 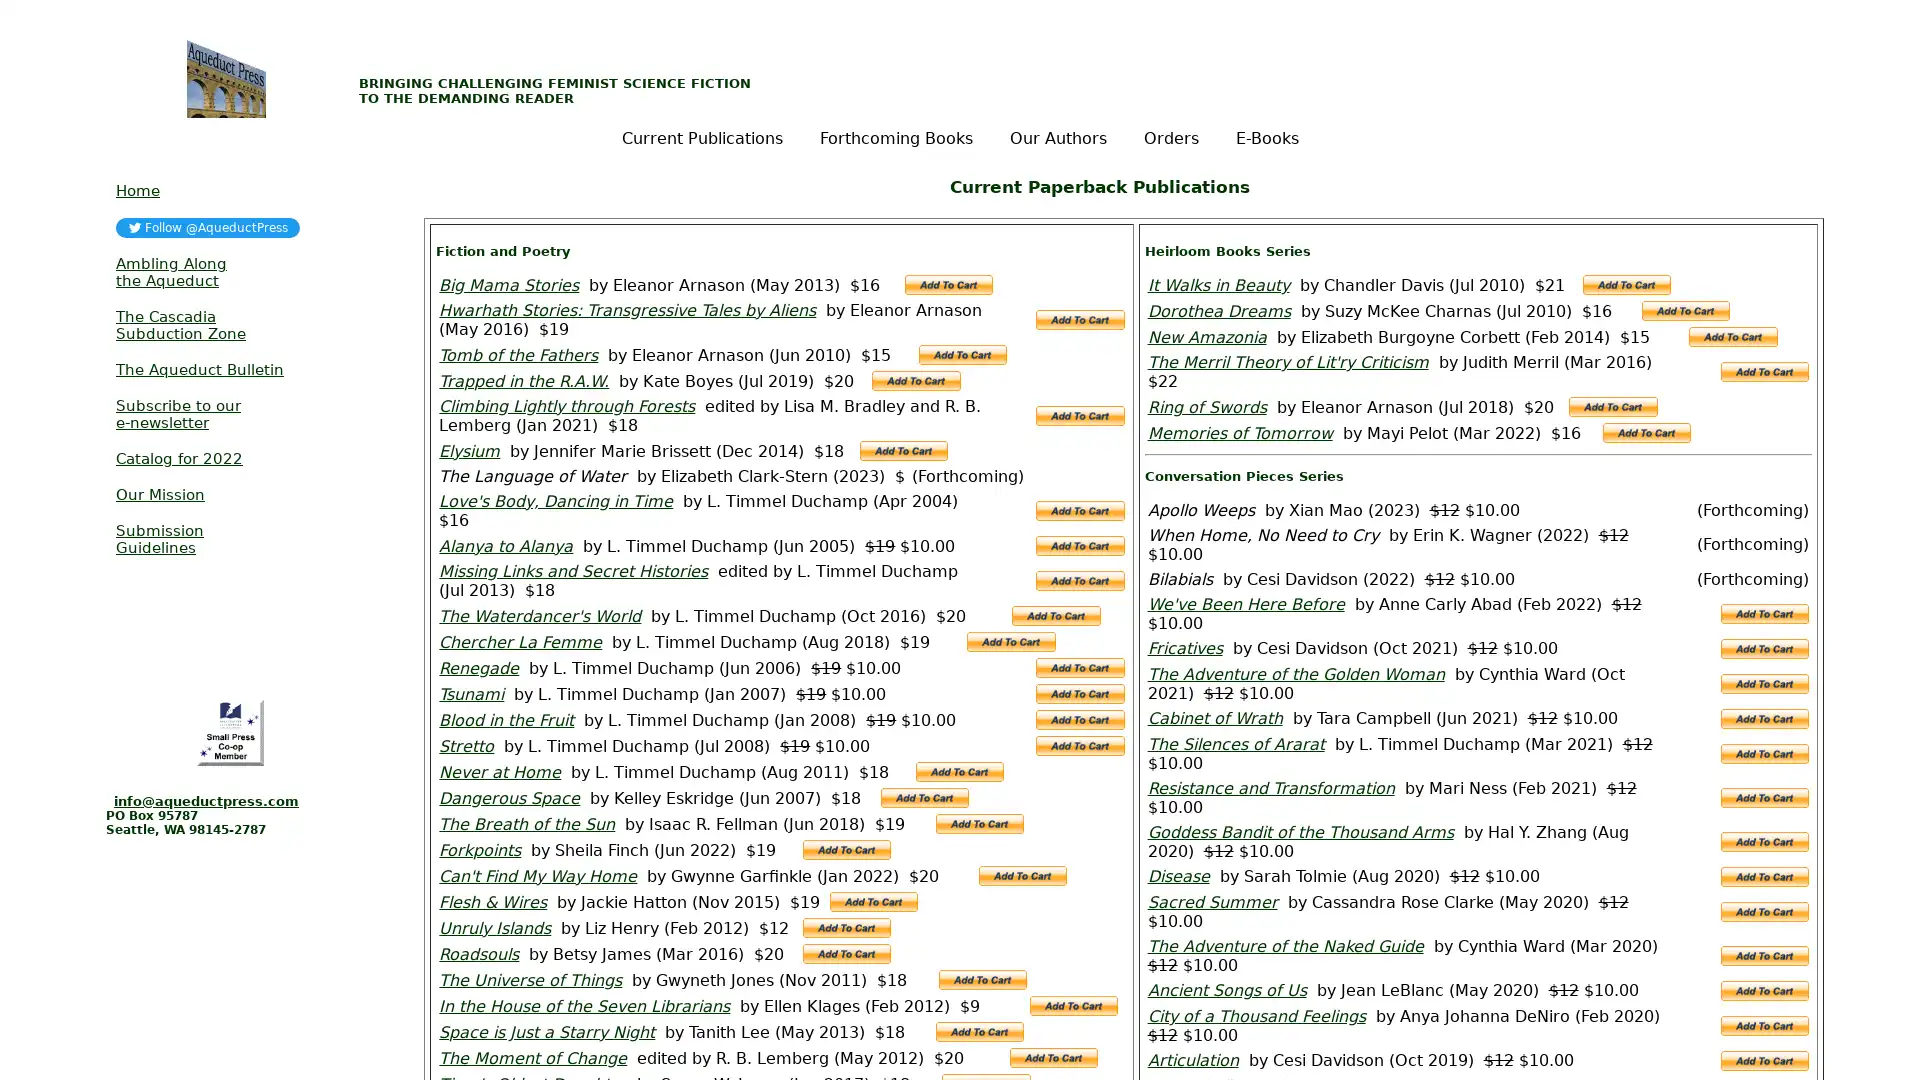 What do you see at coordinates (1612, 406) in the screenshot?
I see `Make payments with PayPal - it\'s fast, free and secure!` at bounding box center [1612, 406].